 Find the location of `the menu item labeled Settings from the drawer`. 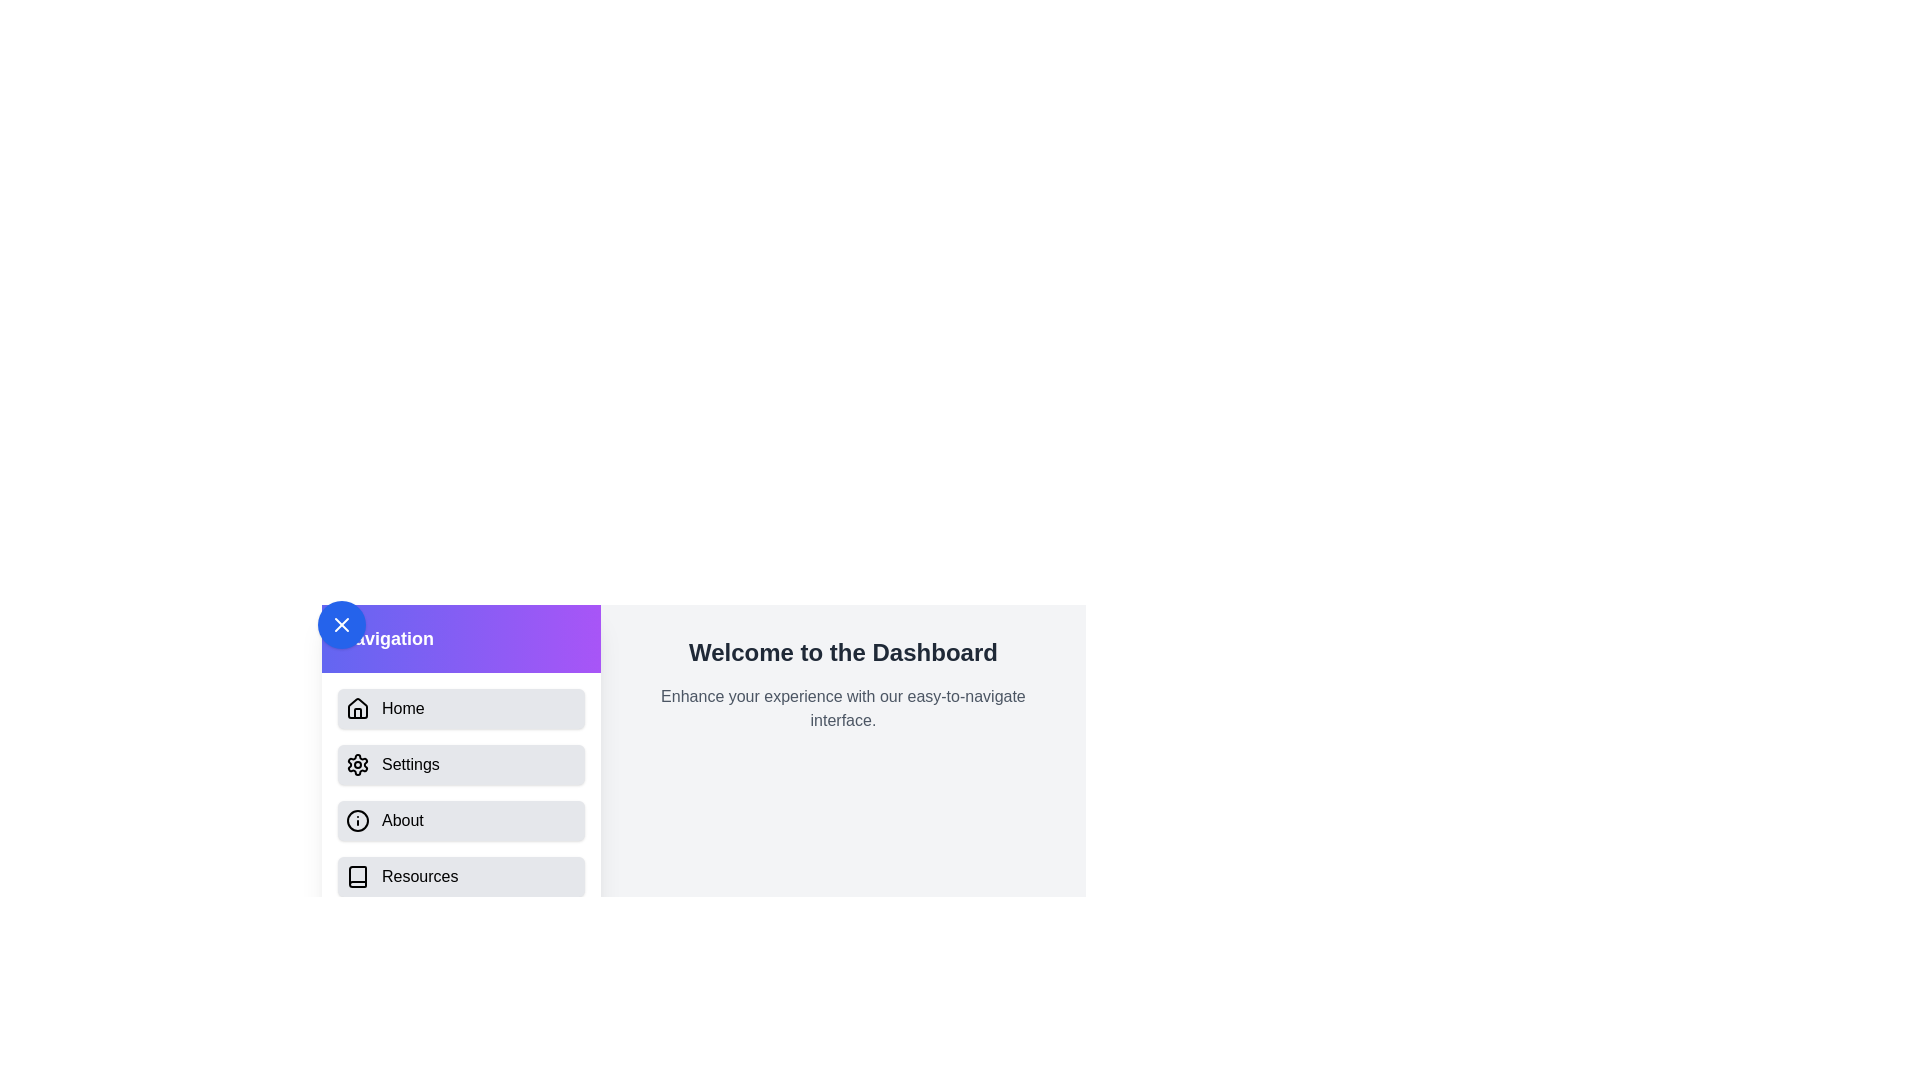

the menu item labeled Settings from the drawer is located at coordinates (459, 764).